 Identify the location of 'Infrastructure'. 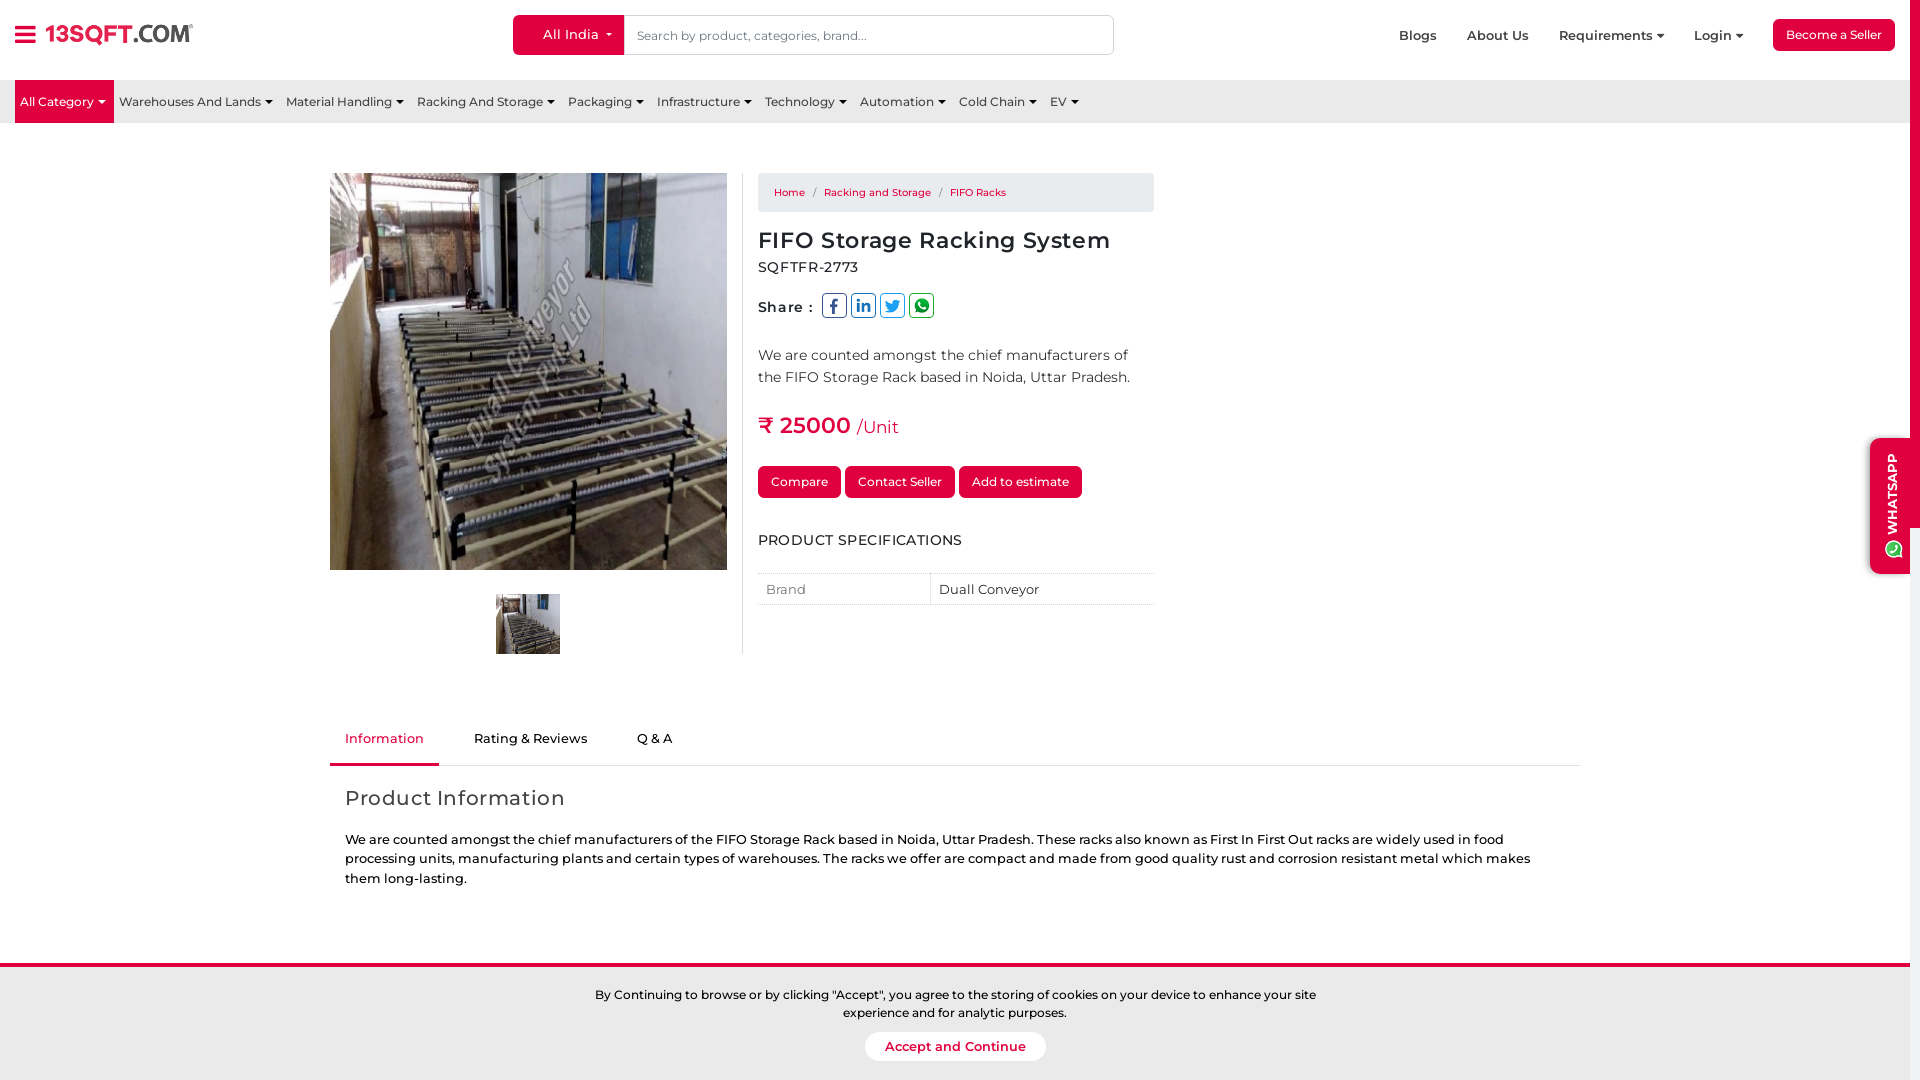
(705, 101).